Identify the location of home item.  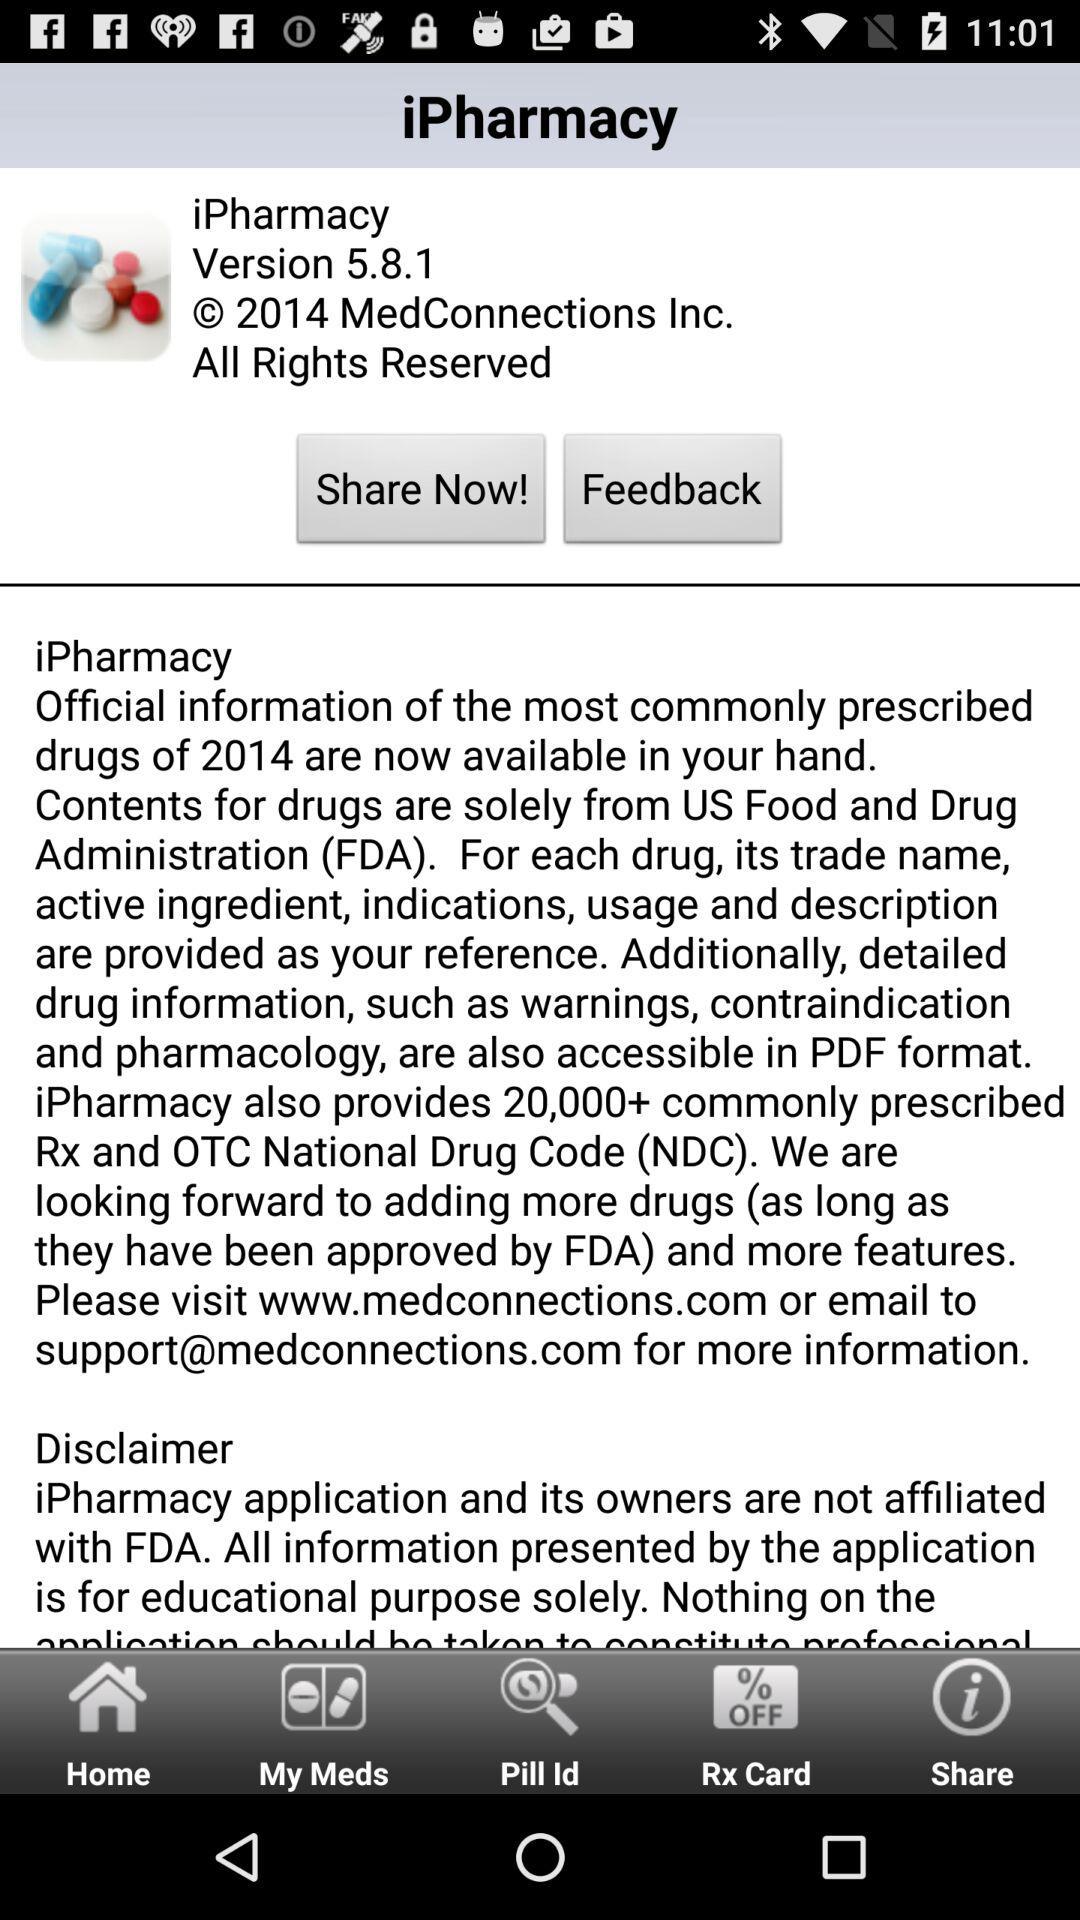
(108, 1719).